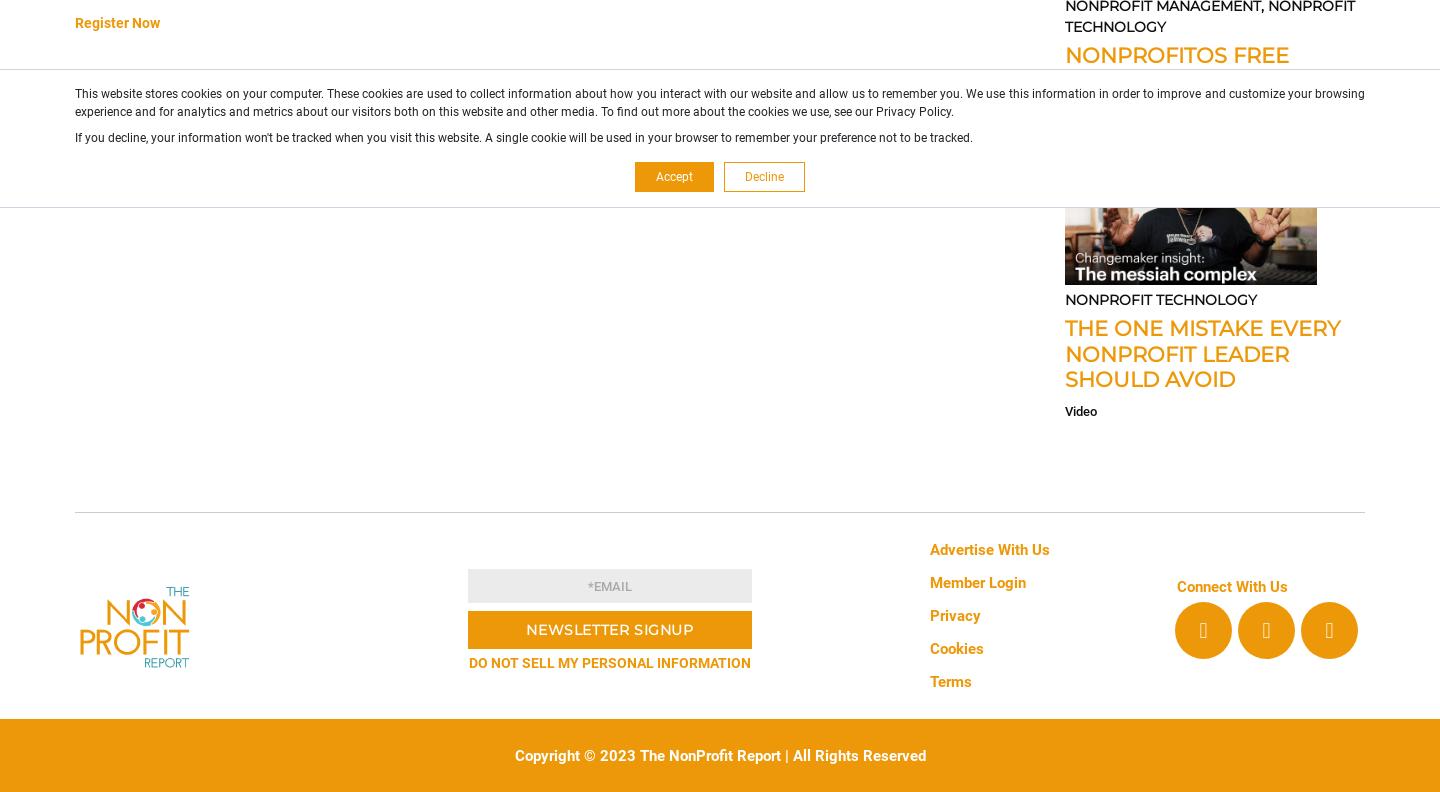 The width and height of the screenshot is (1440, 792). Describe the element at coordinates (574, 755) in the screenshot. I see `'Copyright © 2023'` at that location.